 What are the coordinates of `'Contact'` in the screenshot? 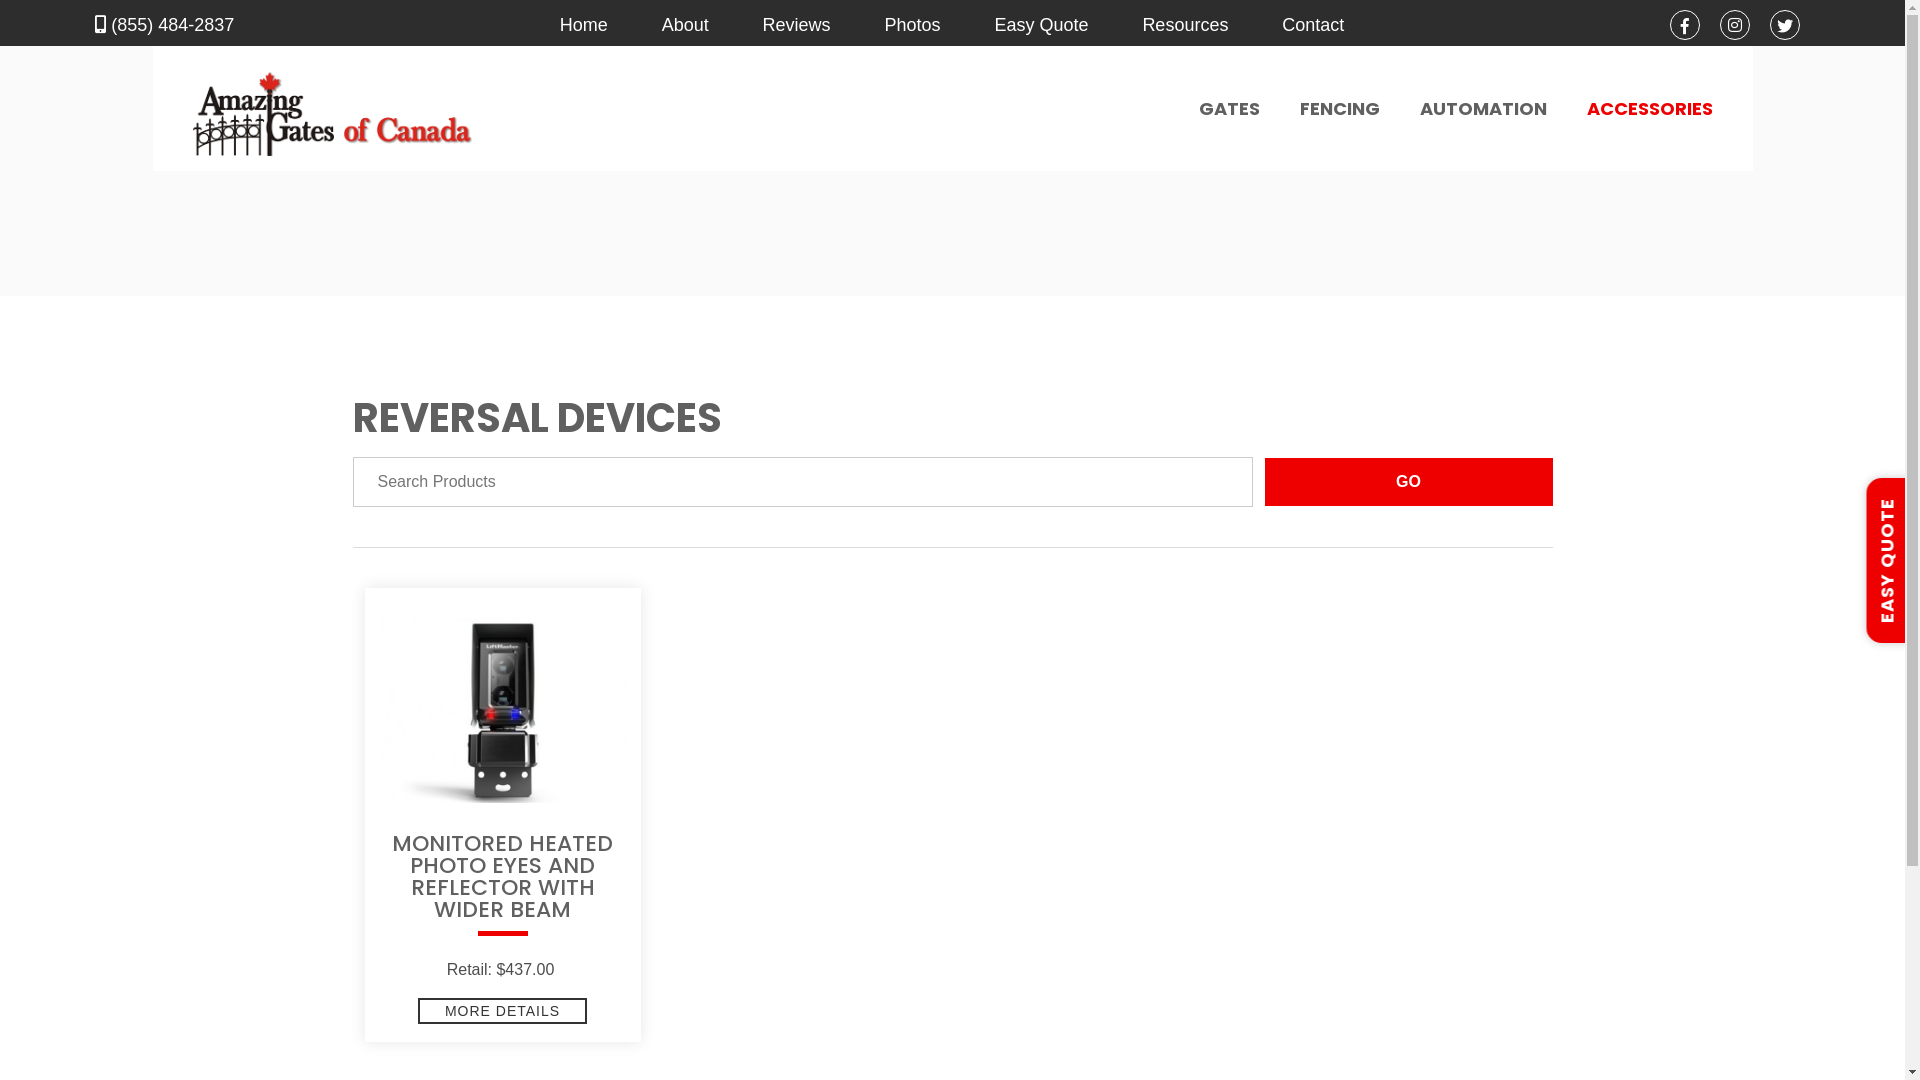 It's located at (1313, 24).